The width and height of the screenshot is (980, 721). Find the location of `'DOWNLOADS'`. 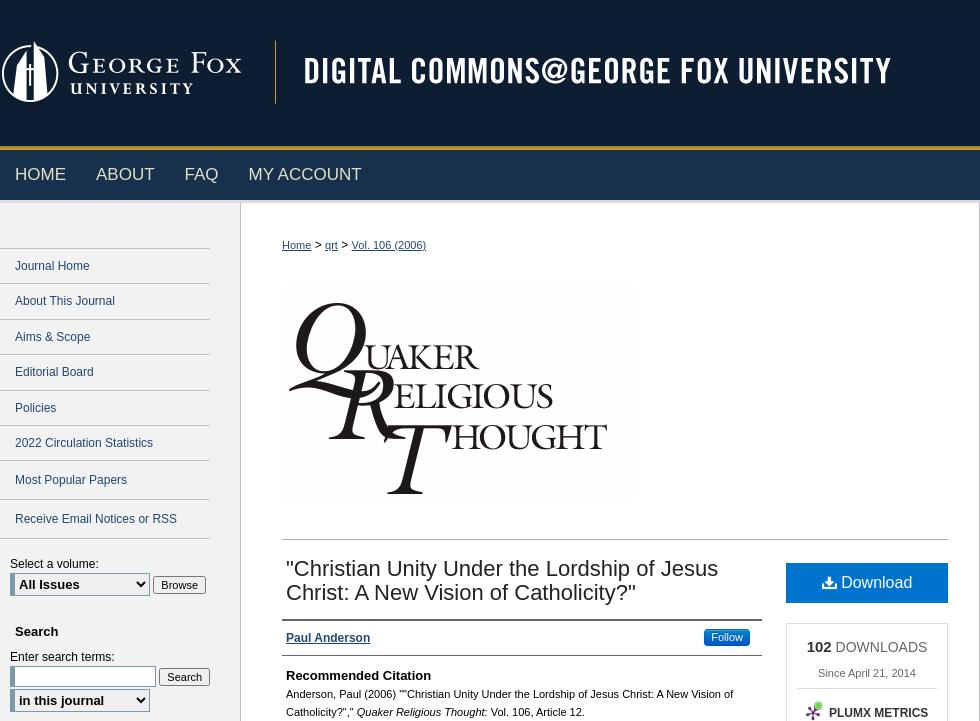

'DOWNLOADS' is located at coordinates (831, 646).